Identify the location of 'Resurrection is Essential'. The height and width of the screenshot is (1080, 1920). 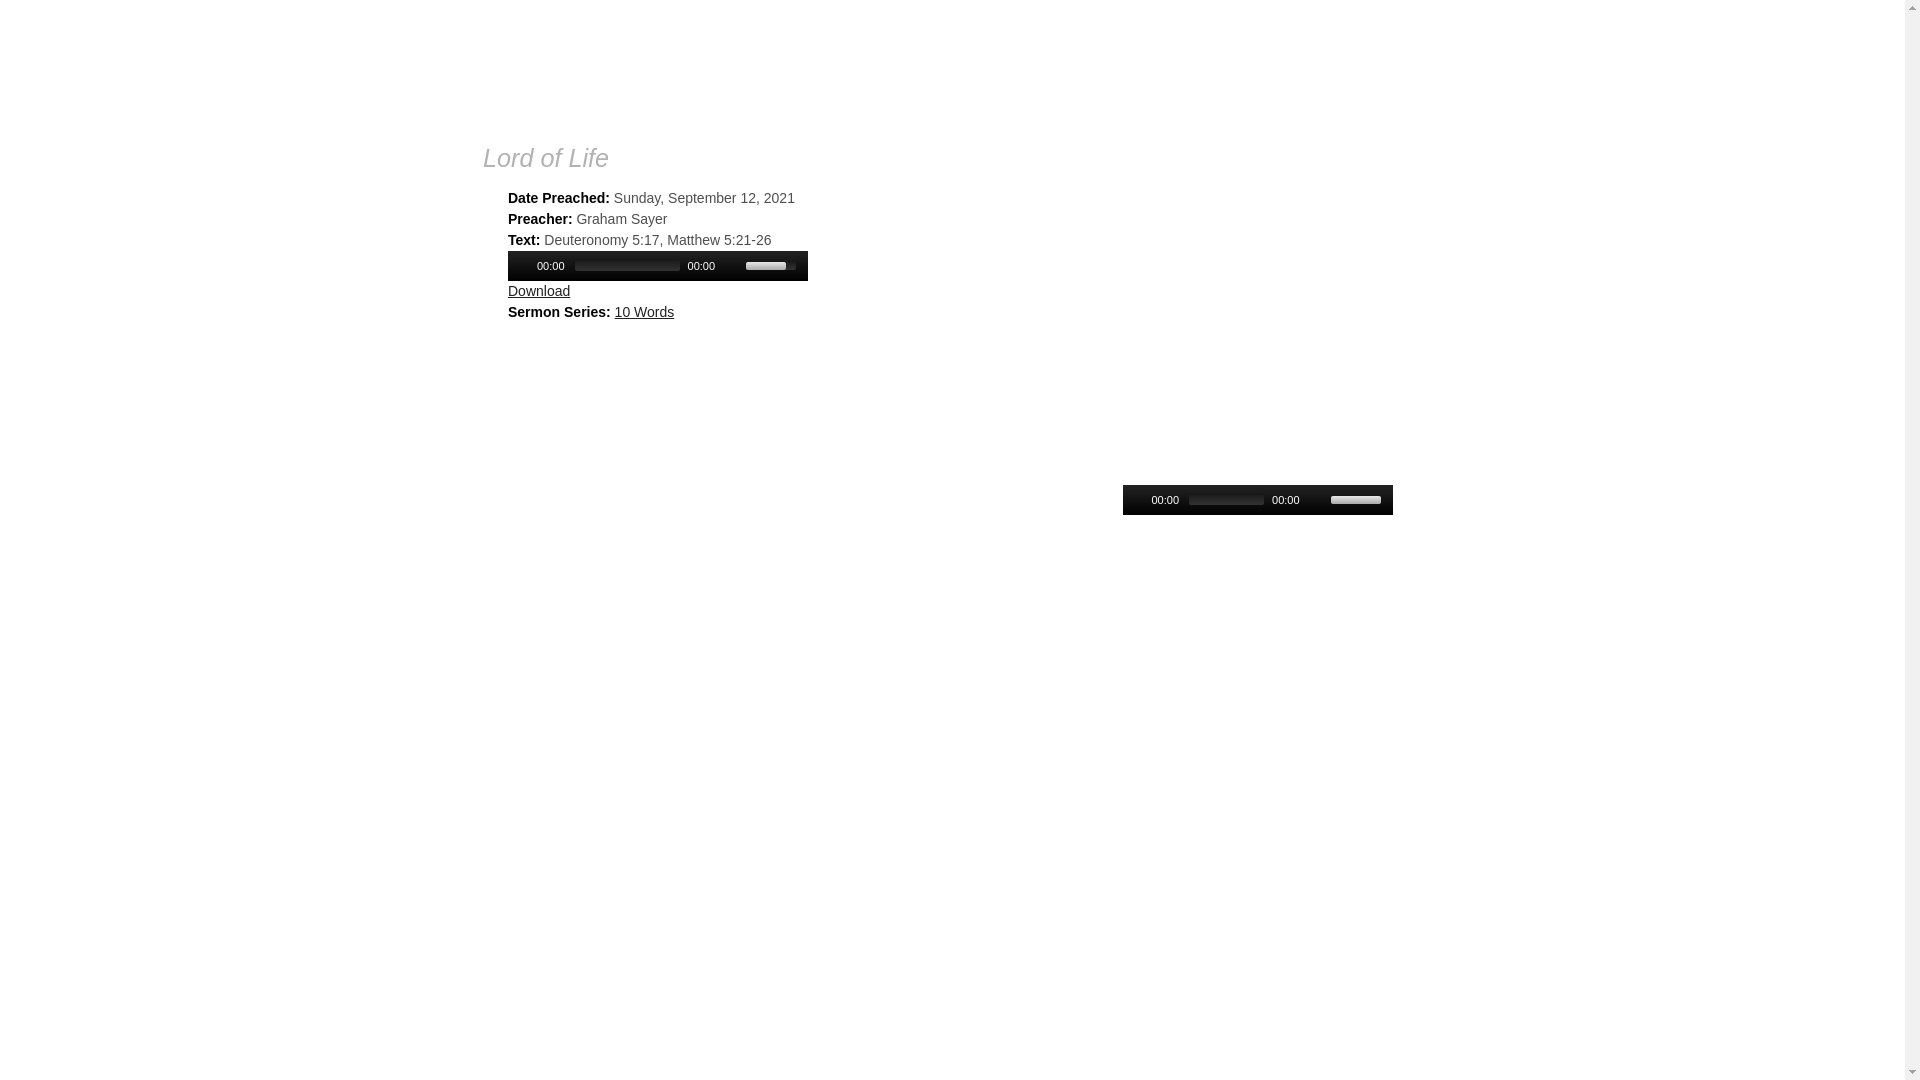
(1199, 470).